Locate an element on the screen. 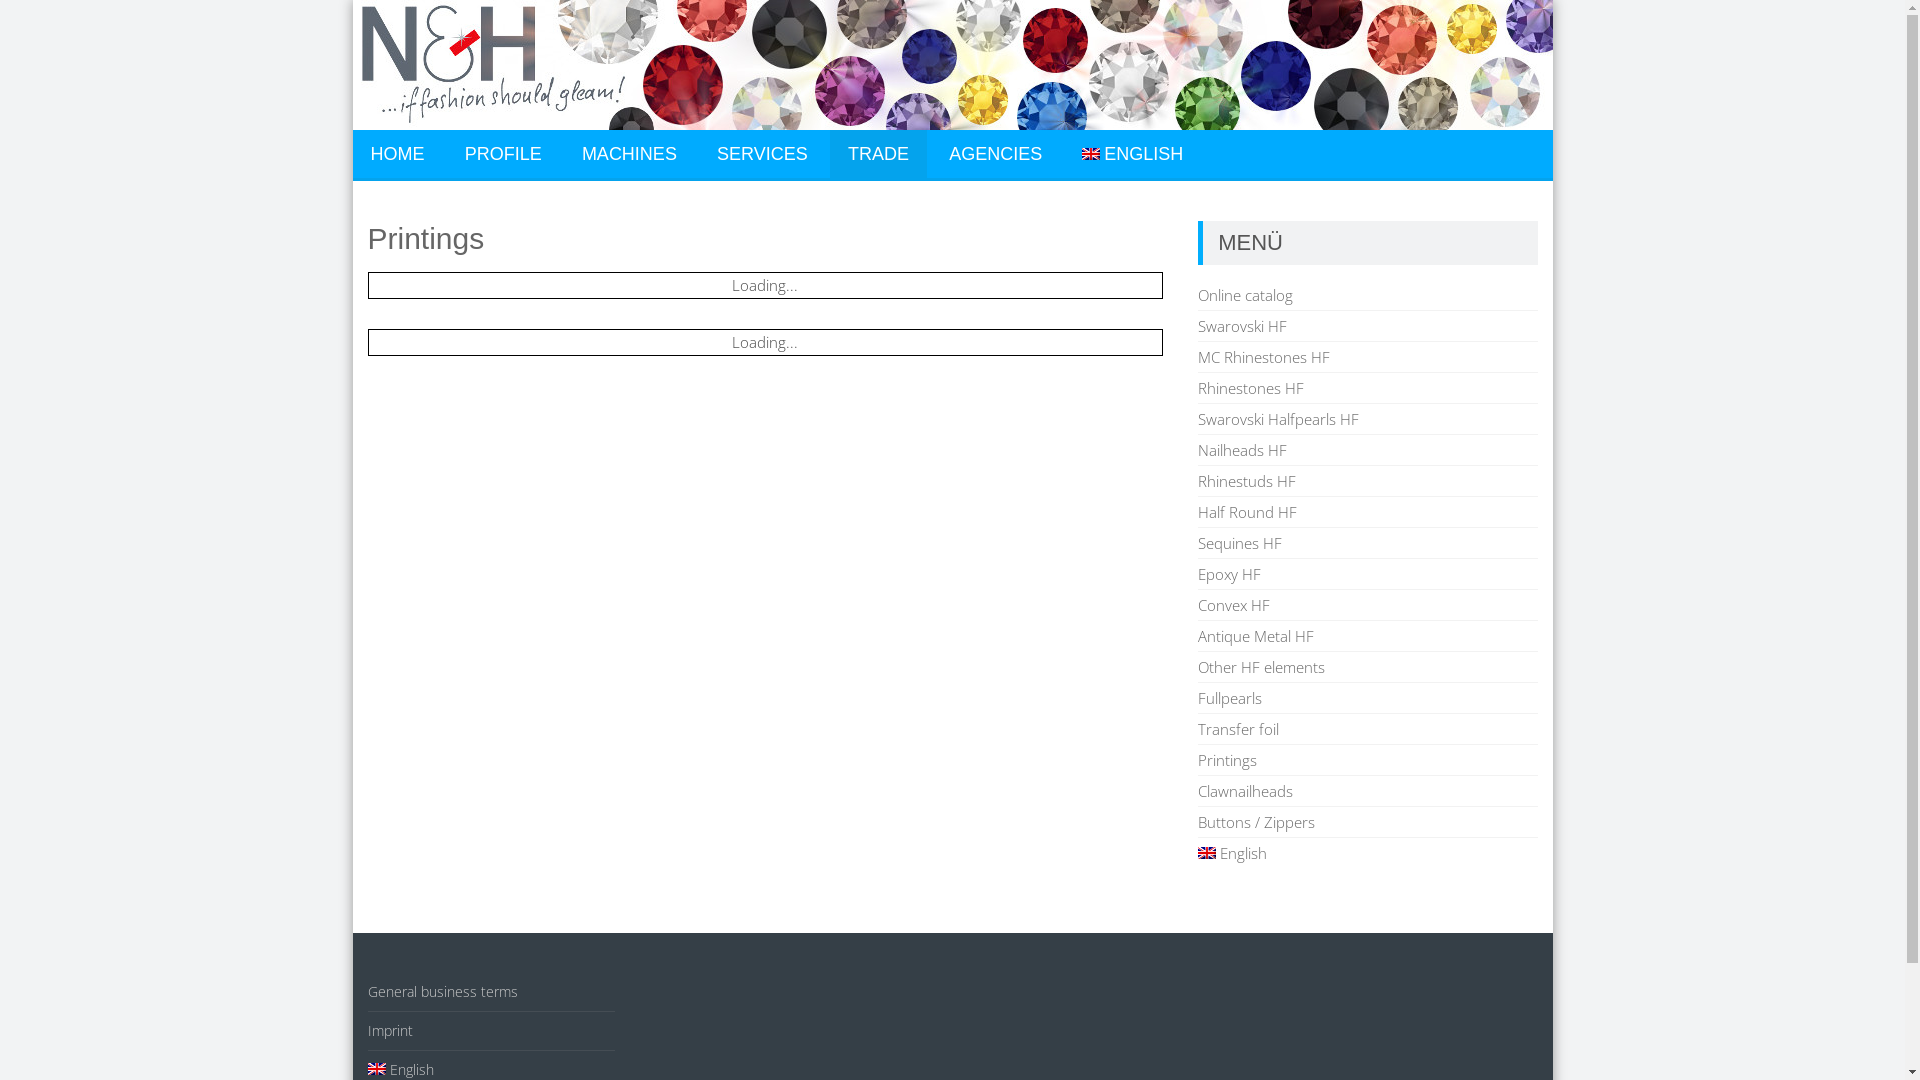 Image resolution: width=1920 pixels, height=1080 pixels. 'Sequines HF' is located at coordinates (1198, 543).